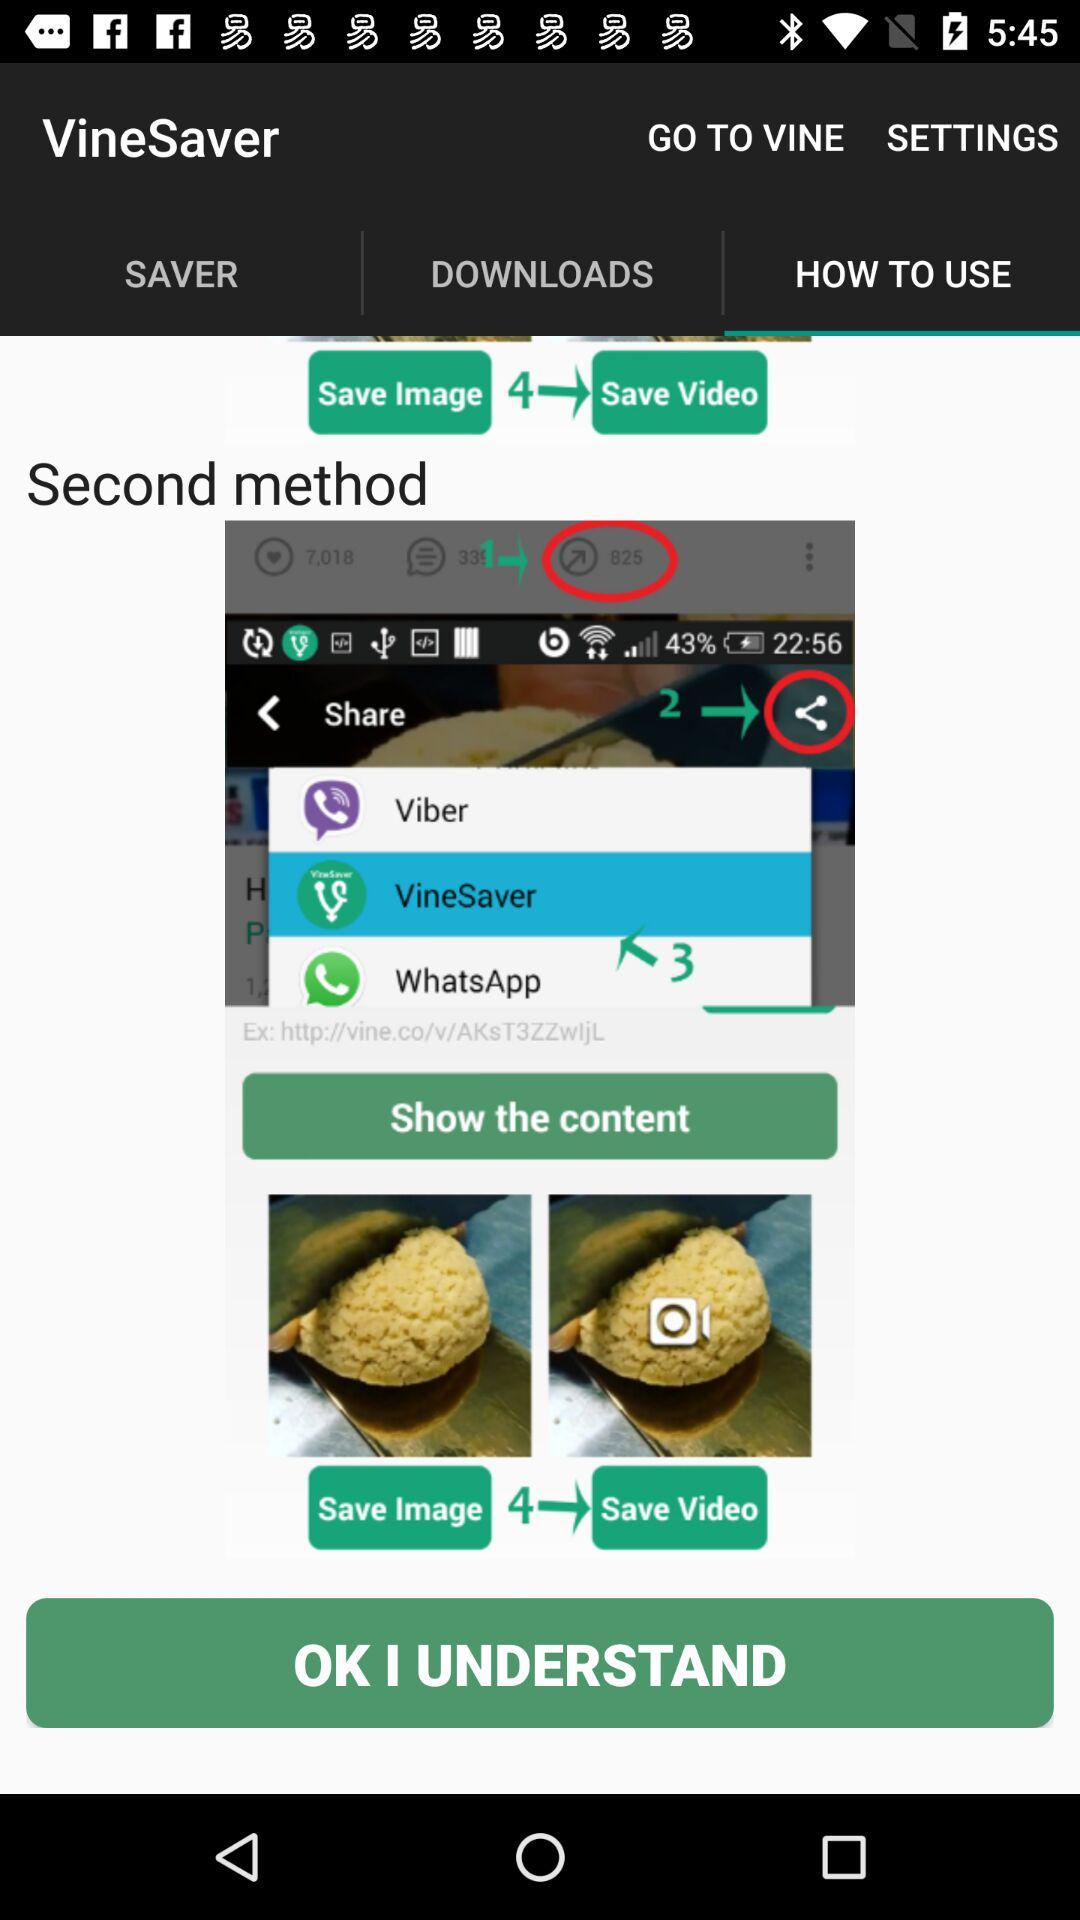 The width and height of the screenshot is (1080, 1920). I want to click on icon to the right of the vinesaver icon, so click(745, 135).